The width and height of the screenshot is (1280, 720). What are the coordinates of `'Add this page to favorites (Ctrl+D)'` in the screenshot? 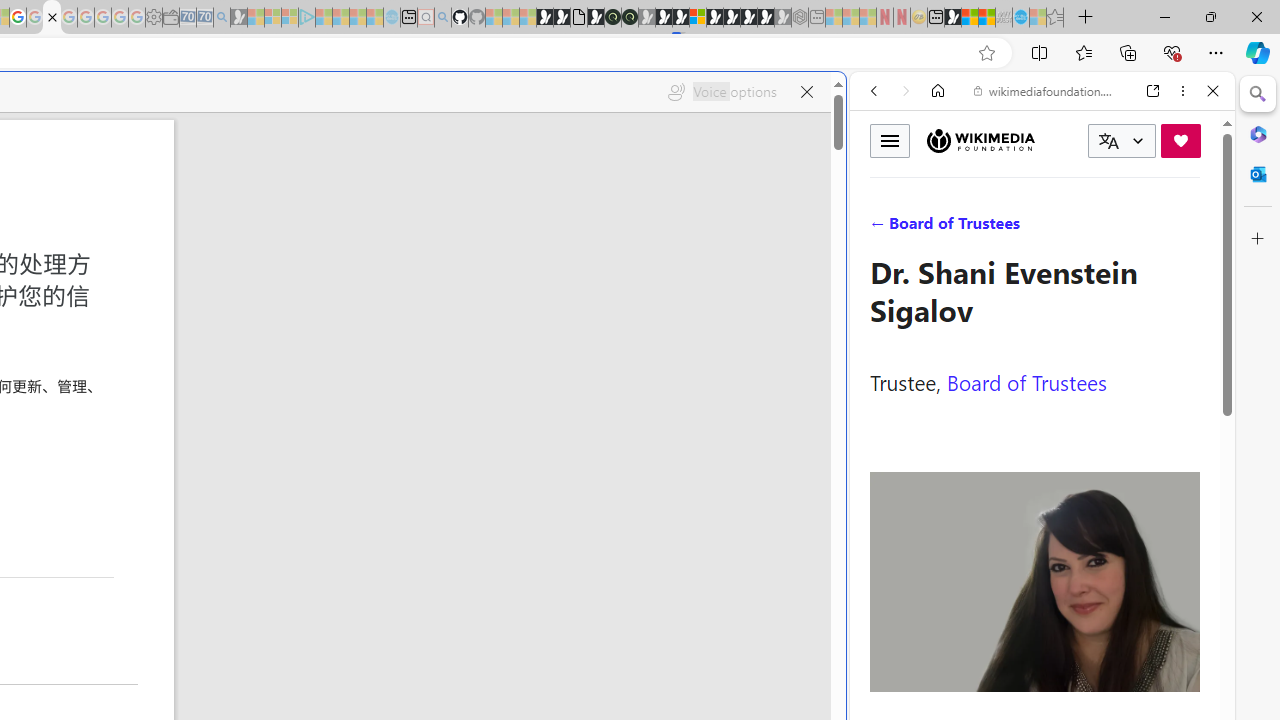 It's located at (986, 52).